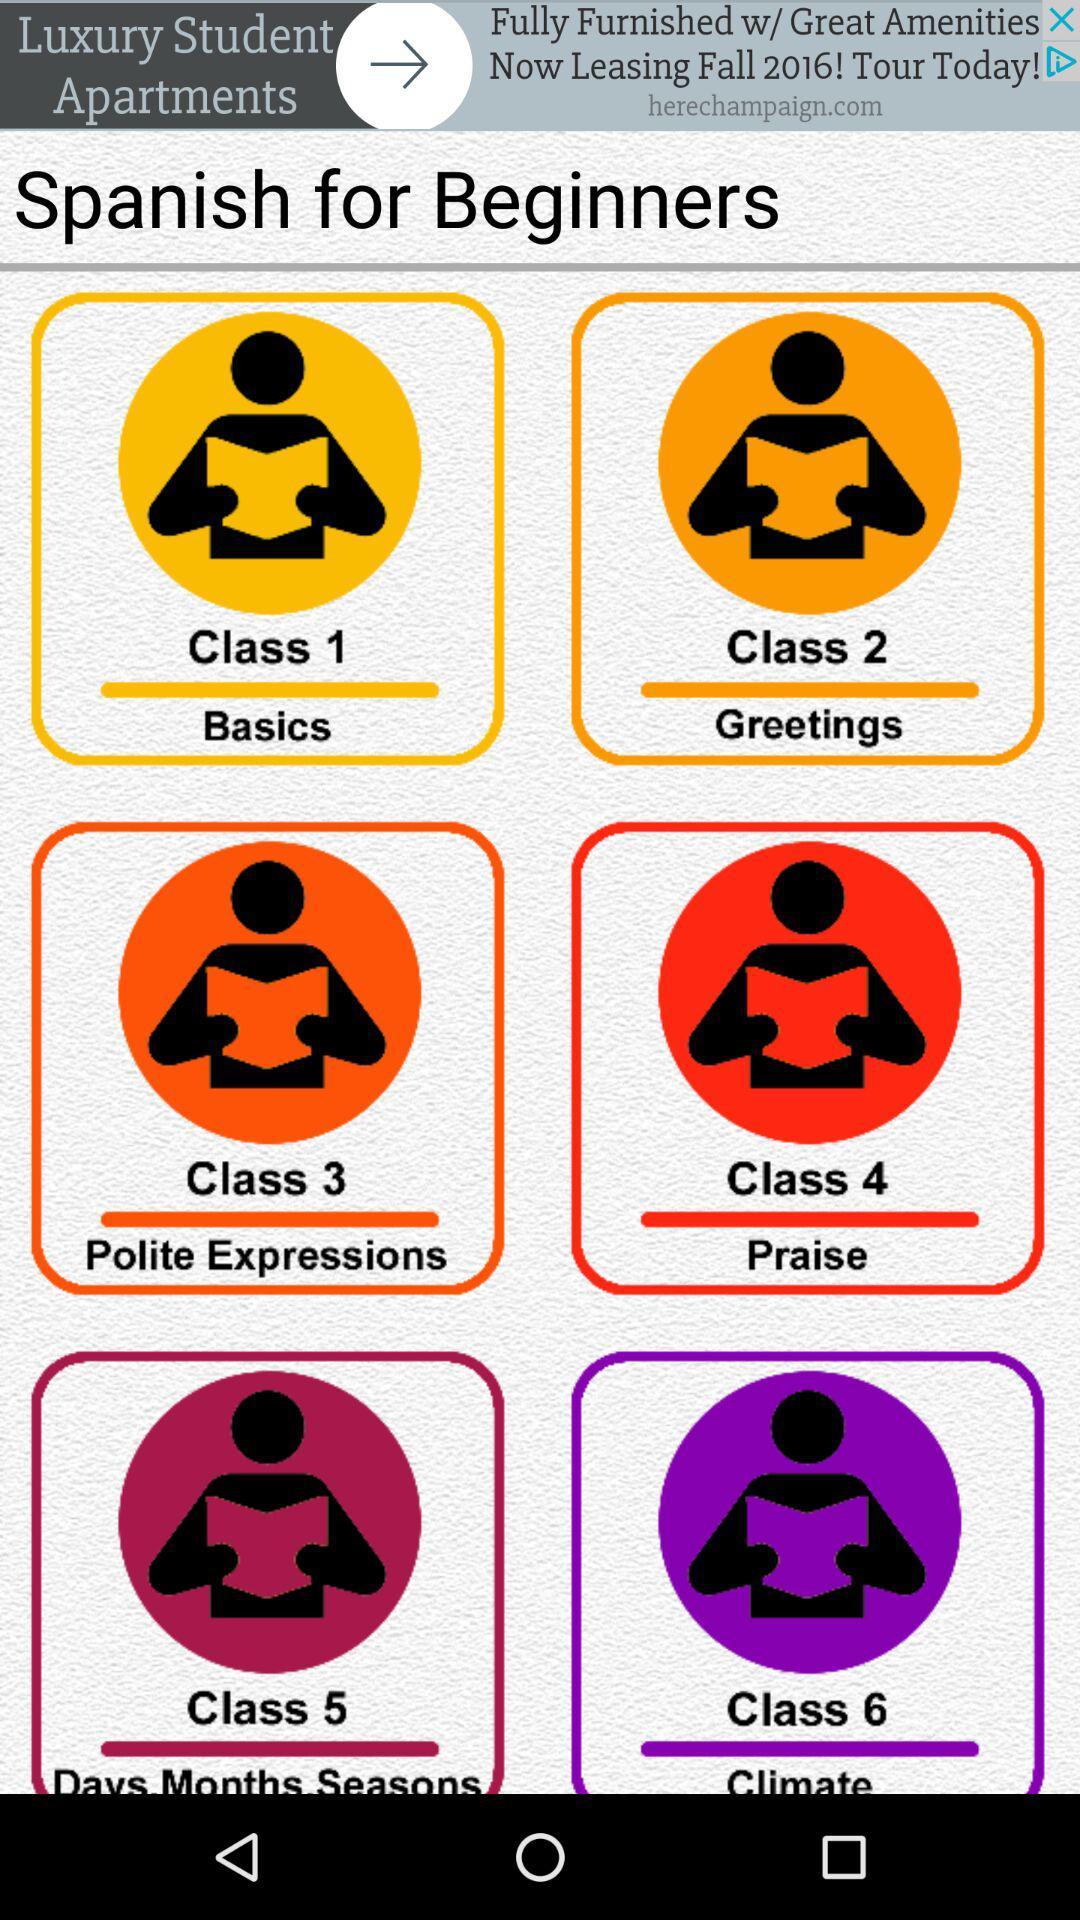 The height and width of the screenshot is (1920, 1080). What do you see at coordinates (540, 65) in the screenshot?
I see `advert banner` at bounding box center [540, 65].